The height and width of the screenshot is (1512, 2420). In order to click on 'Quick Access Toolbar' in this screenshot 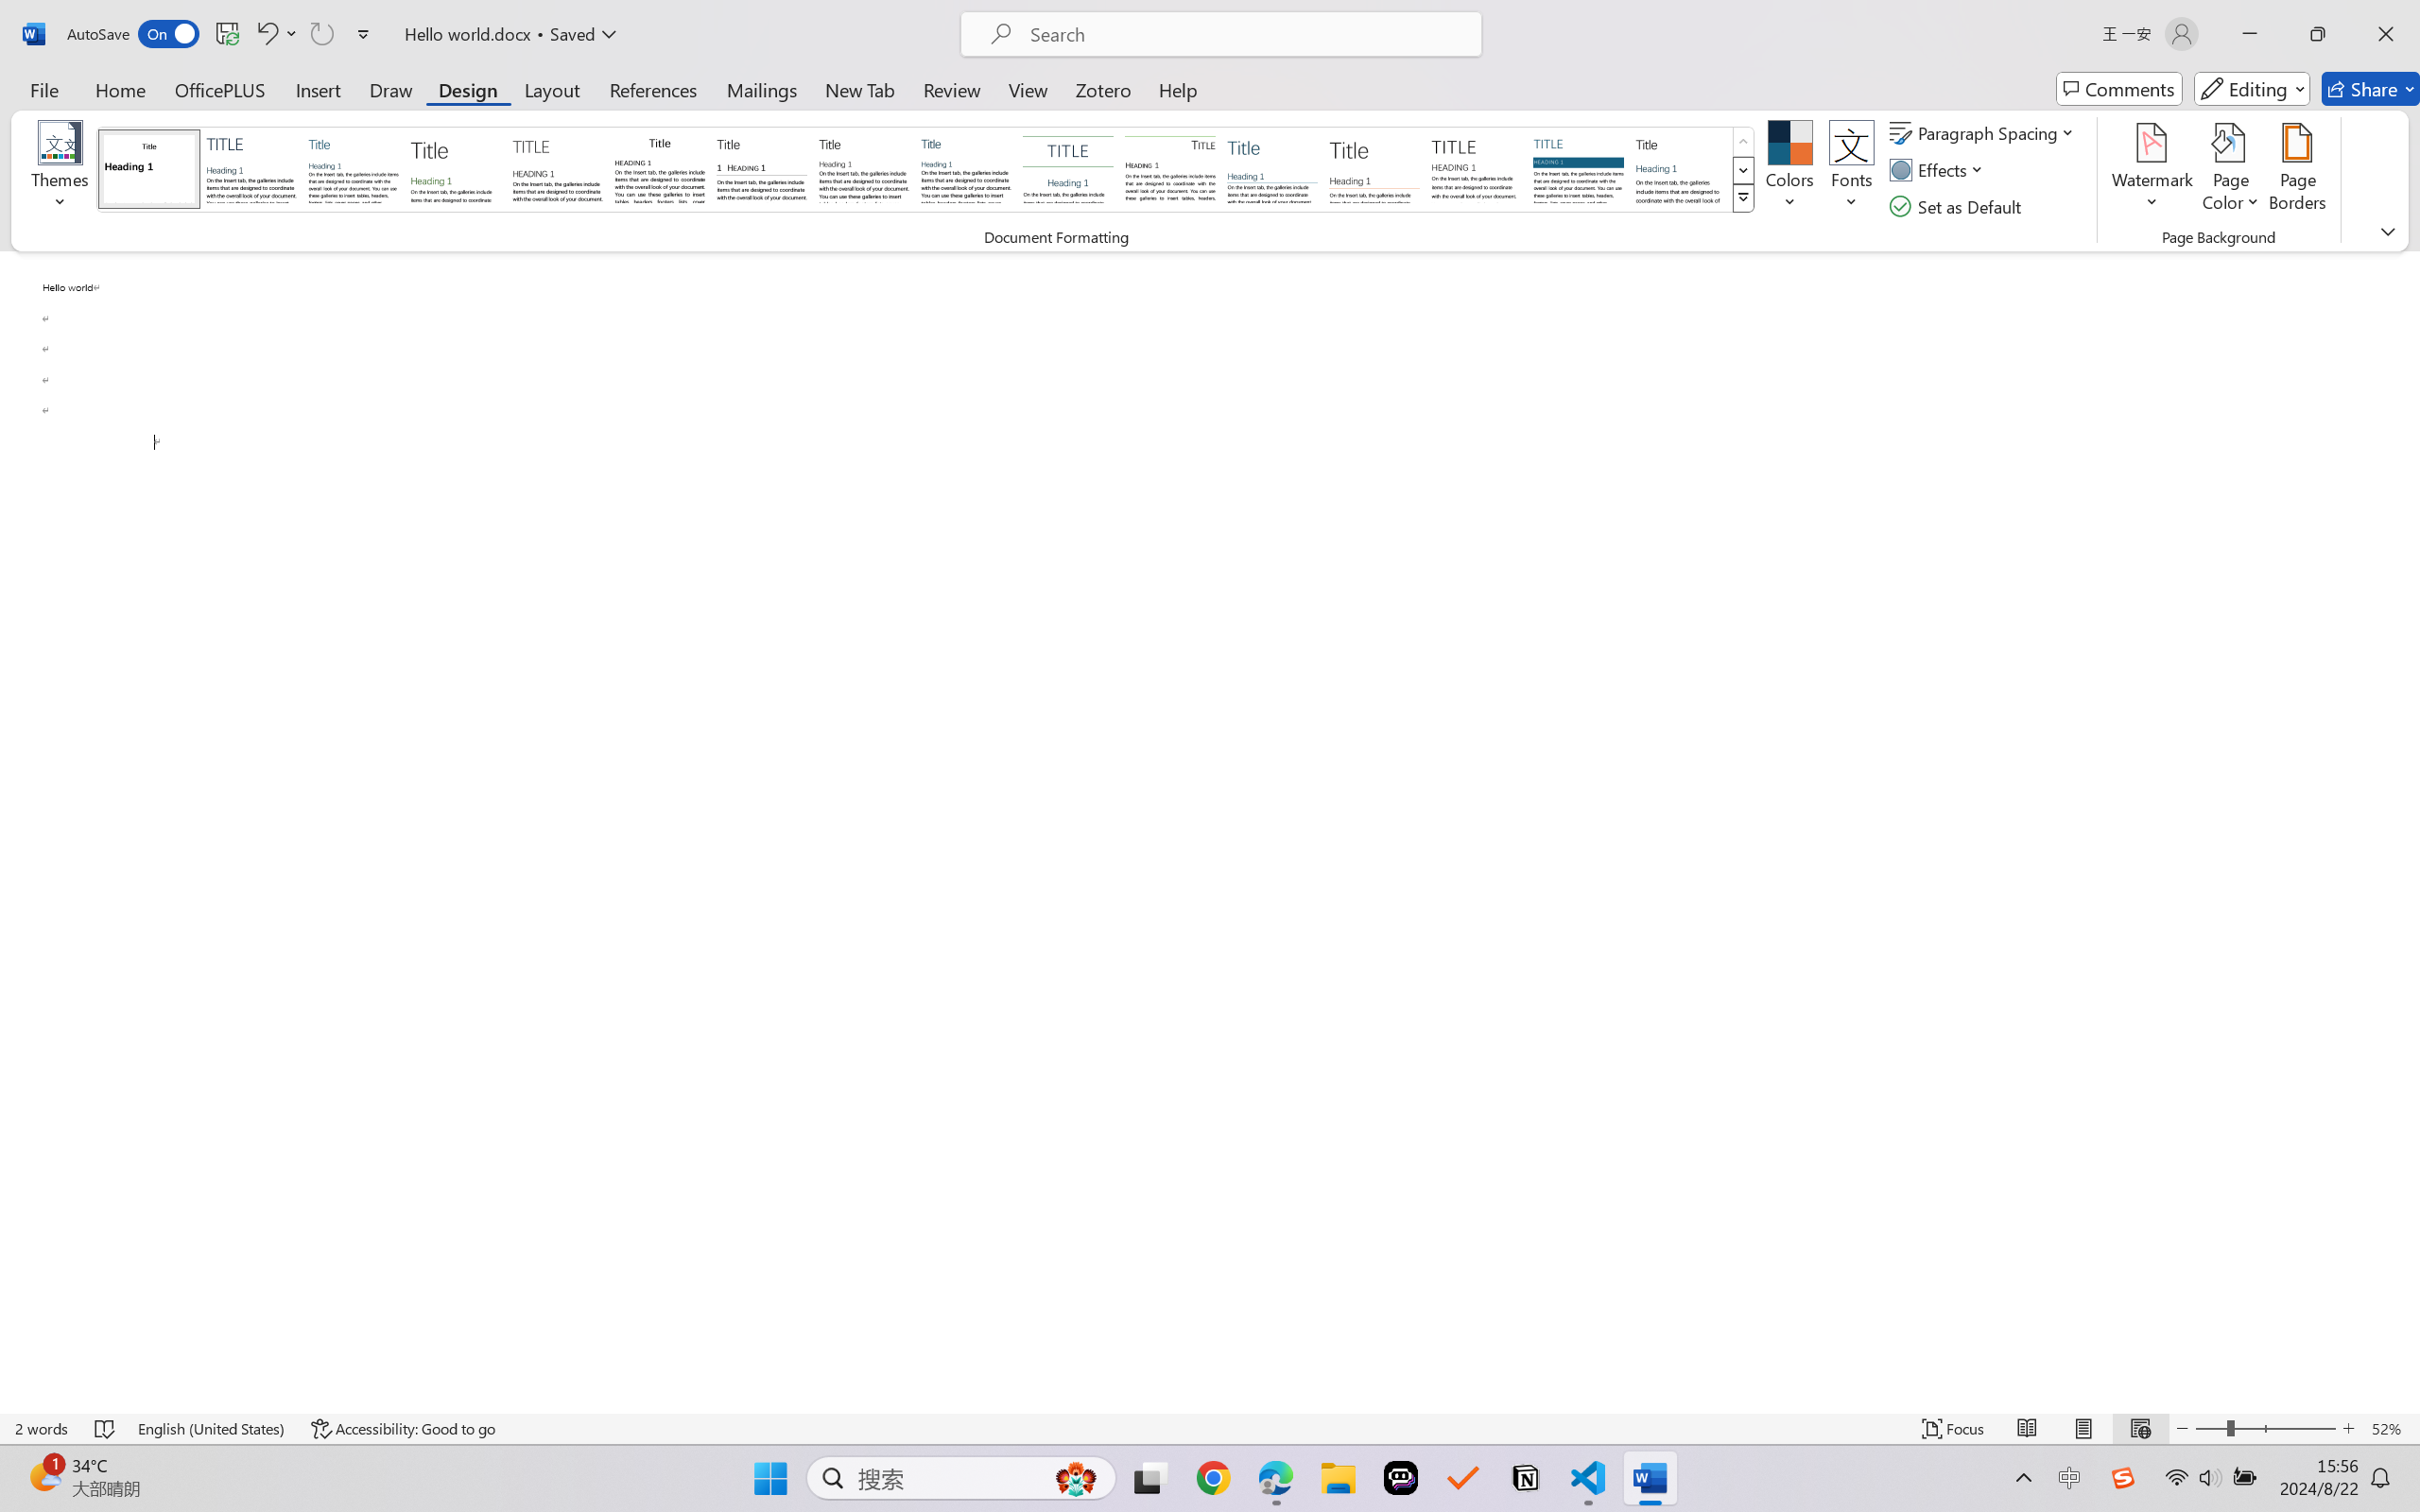, I will do `click(222, 33)`.